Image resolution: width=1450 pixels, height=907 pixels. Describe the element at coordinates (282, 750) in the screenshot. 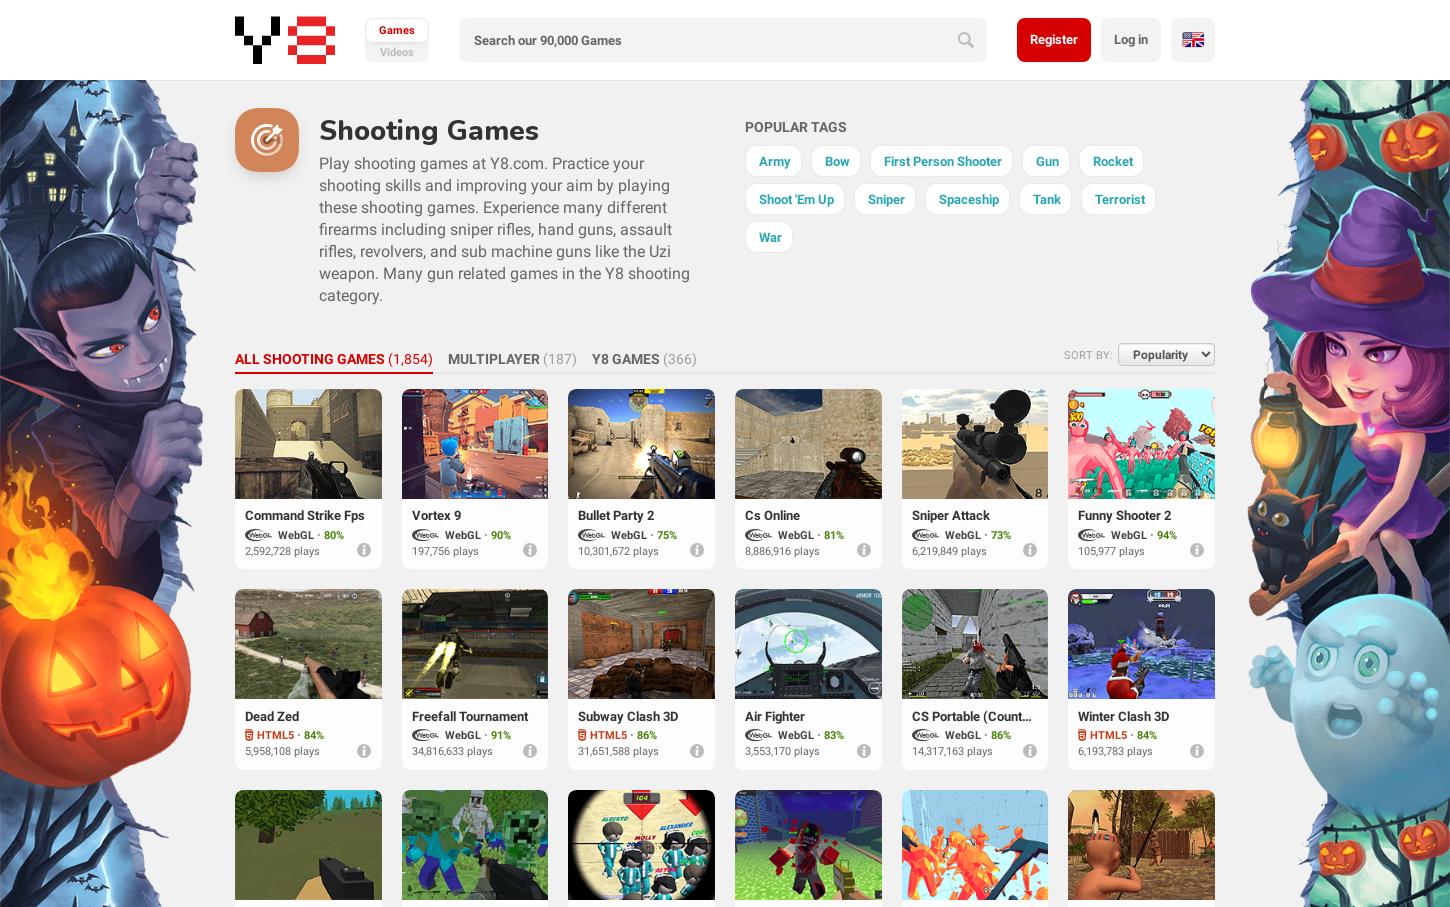

I see `'5,958,108 plays'` at that location.